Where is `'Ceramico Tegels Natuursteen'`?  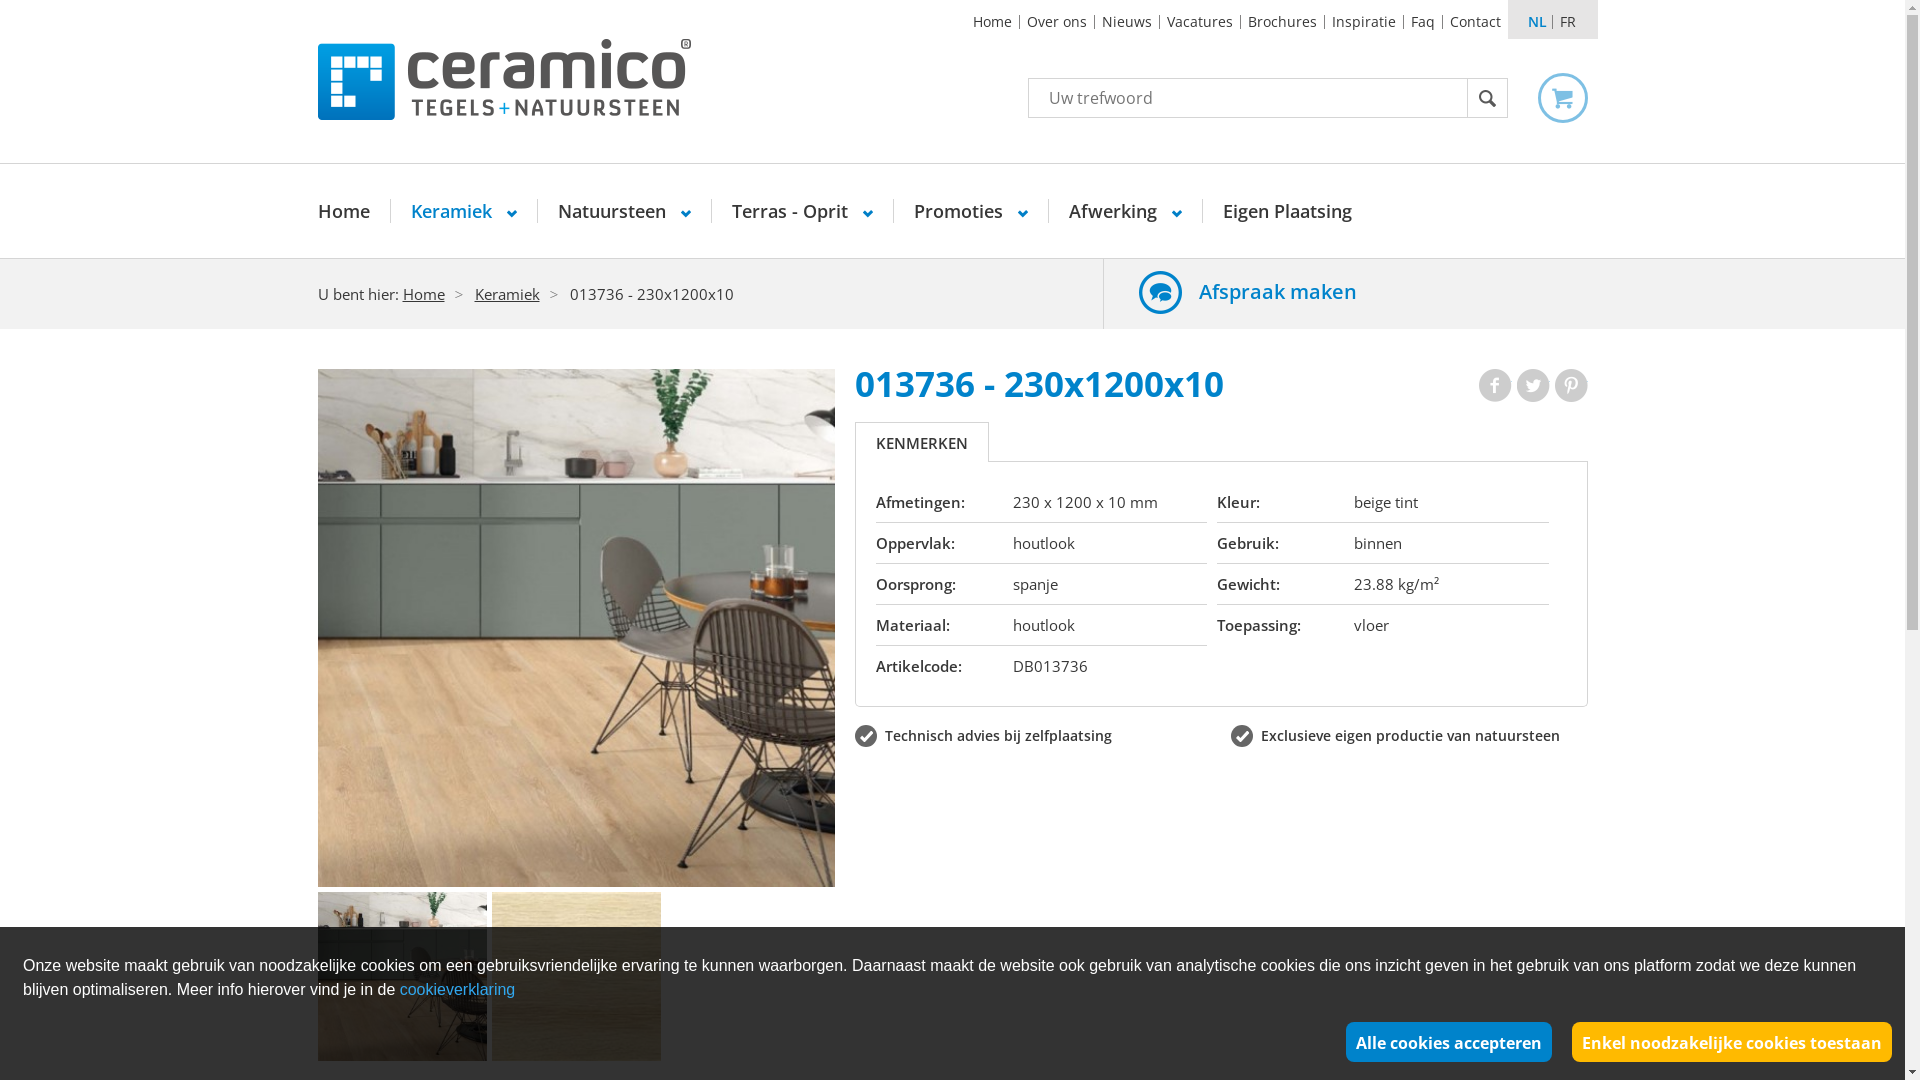
'Ceramico Tegels Natuursteen' is located at coordinates (523, 80).